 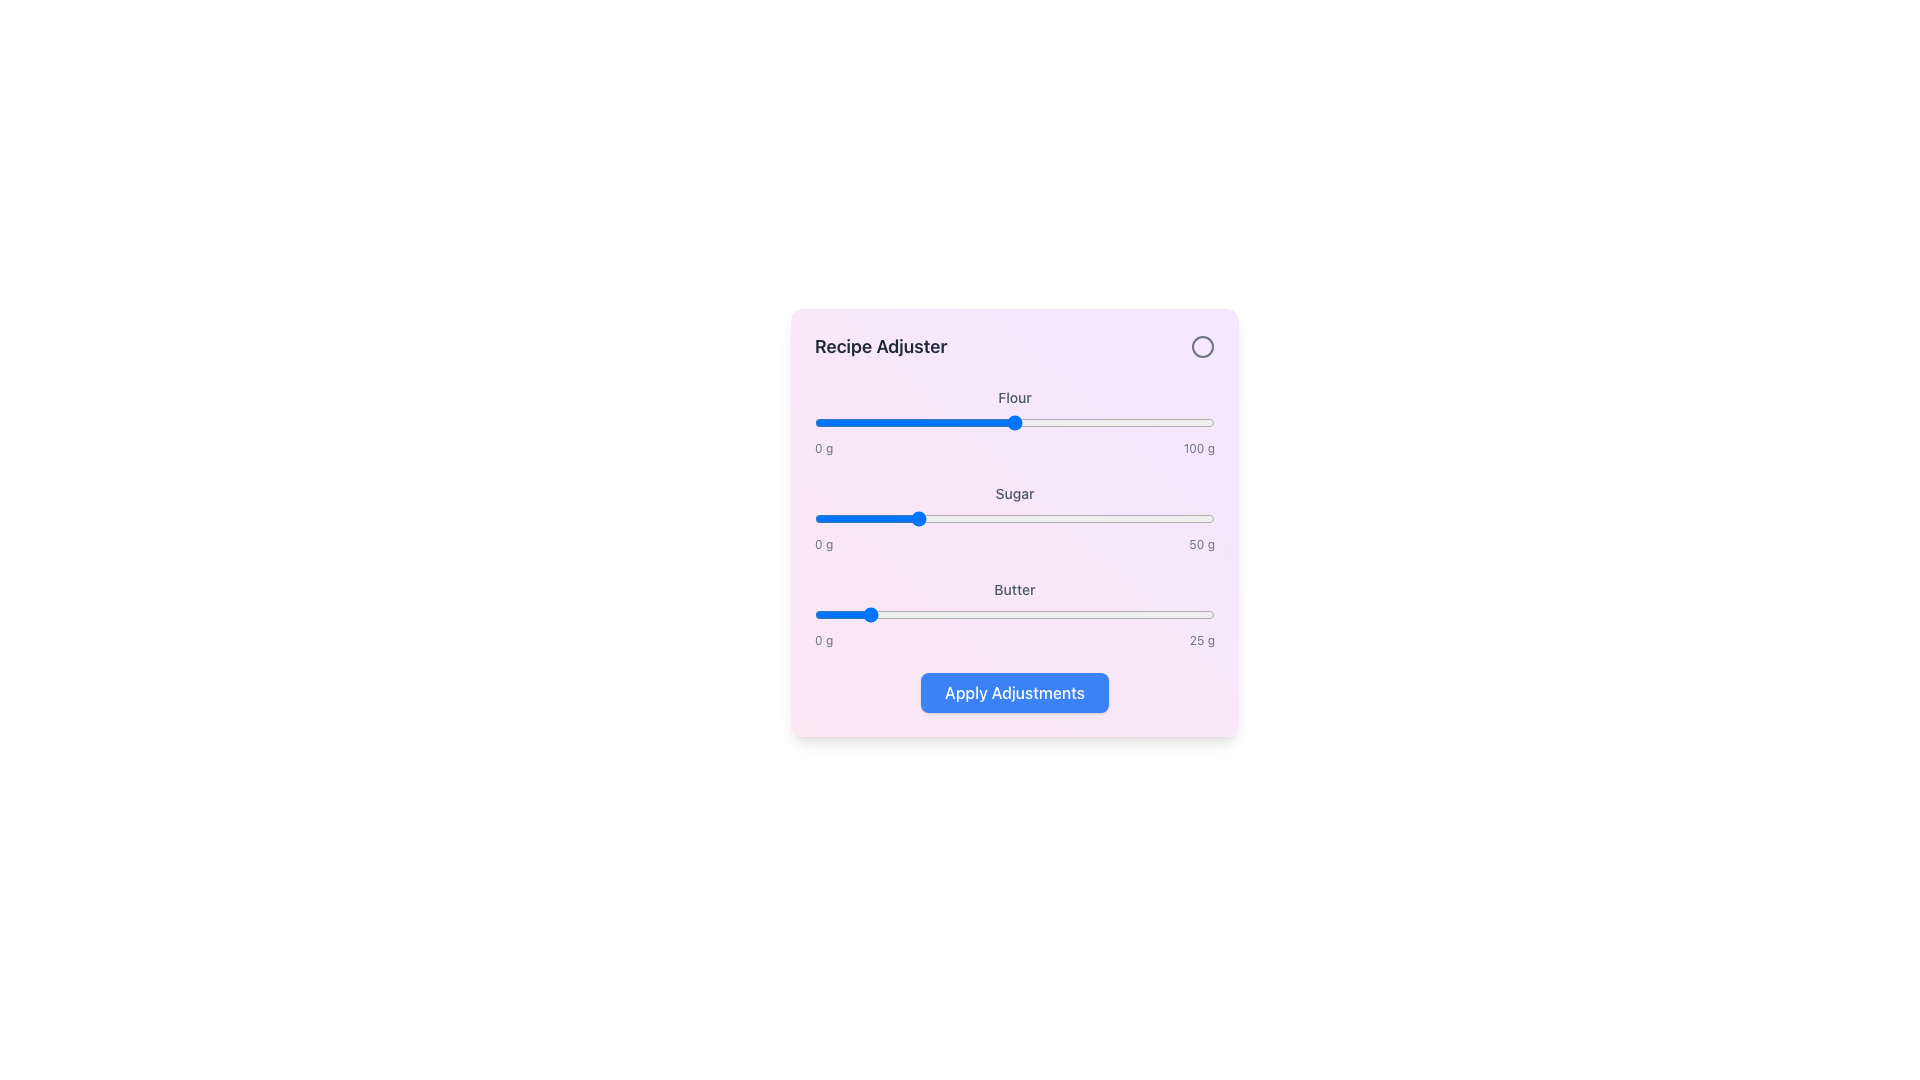 I want to click on the slider value, so click(x=868, y=422).